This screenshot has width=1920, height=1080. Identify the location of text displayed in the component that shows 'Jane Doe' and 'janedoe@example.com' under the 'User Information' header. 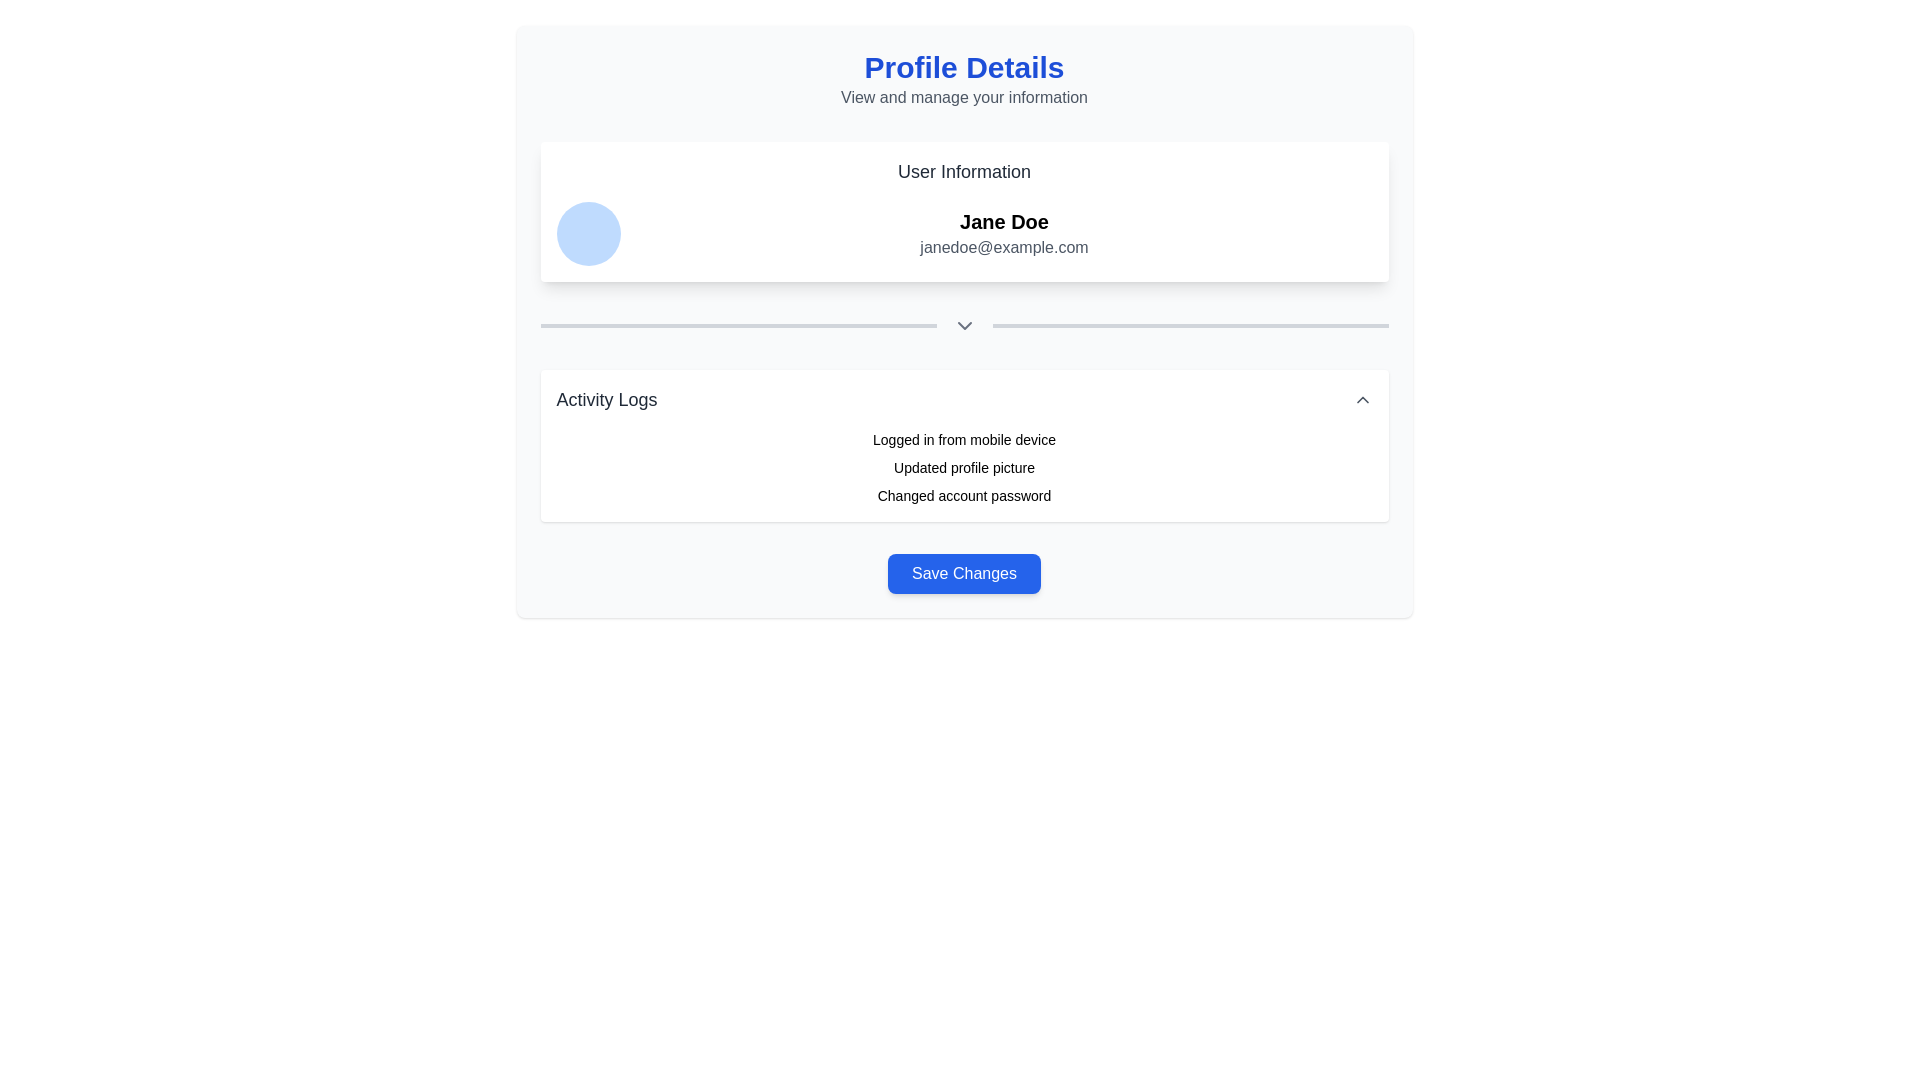
(1004, 233).